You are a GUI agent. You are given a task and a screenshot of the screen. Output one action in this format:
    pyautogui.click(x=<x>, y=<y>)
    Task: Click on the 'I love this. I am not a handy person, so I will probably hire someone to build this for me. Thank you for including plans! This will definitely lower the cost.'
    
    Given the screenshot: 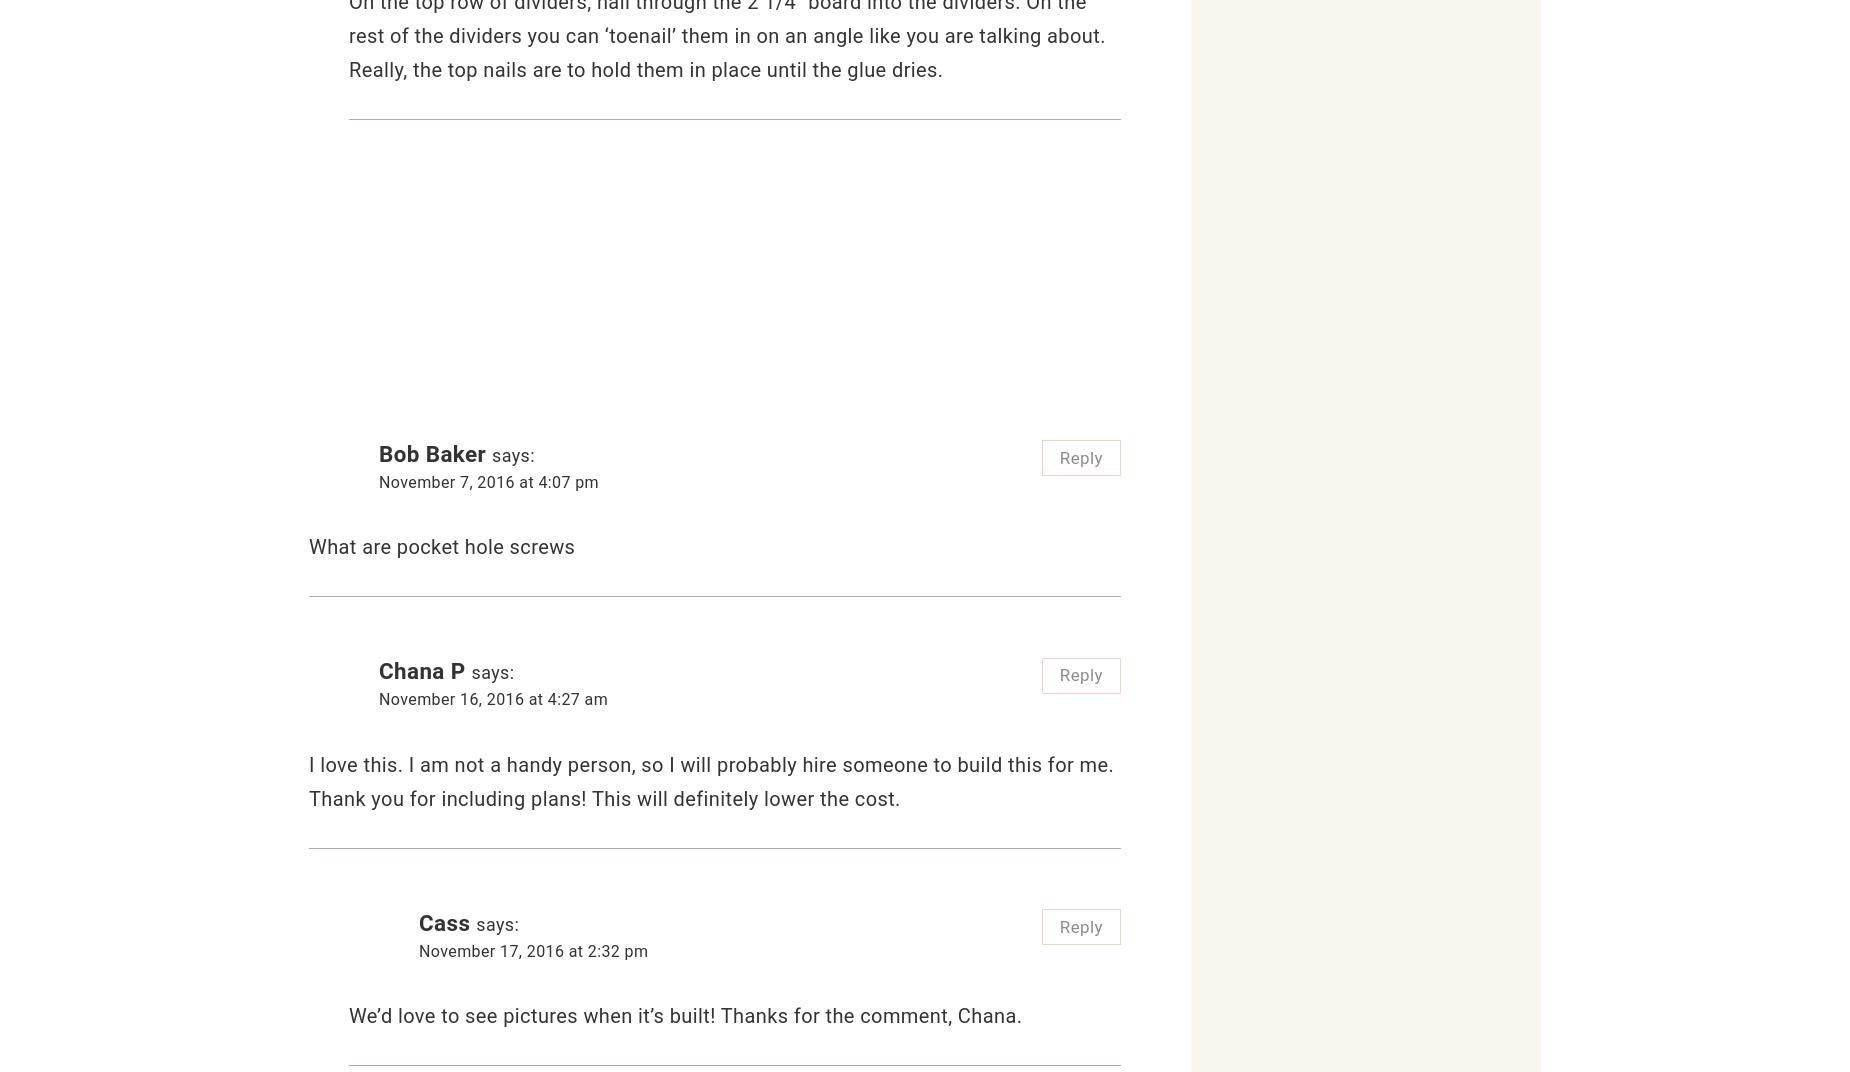 What is the action you would take?
    pyautogui.click(x=711, y=780)
    